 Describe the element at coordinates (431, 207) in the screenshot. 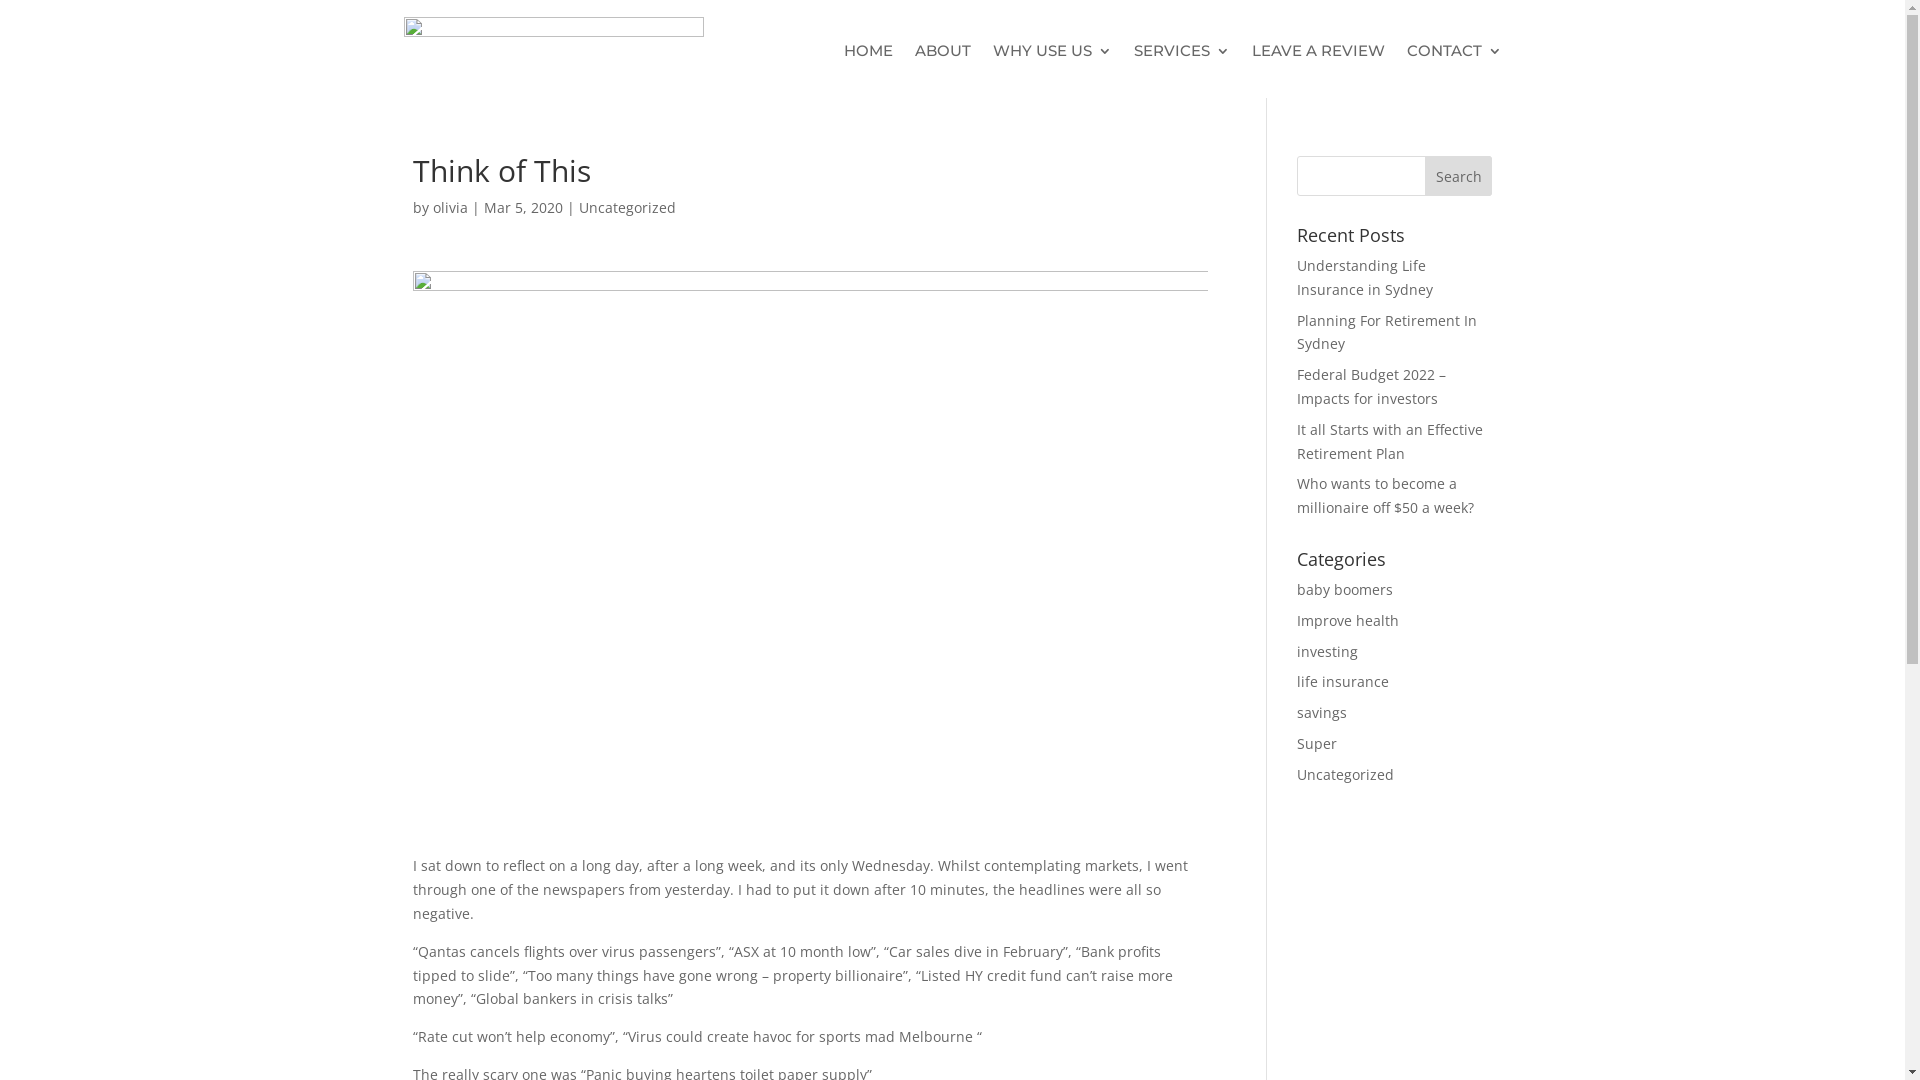

I see `'olivia'` at that location.